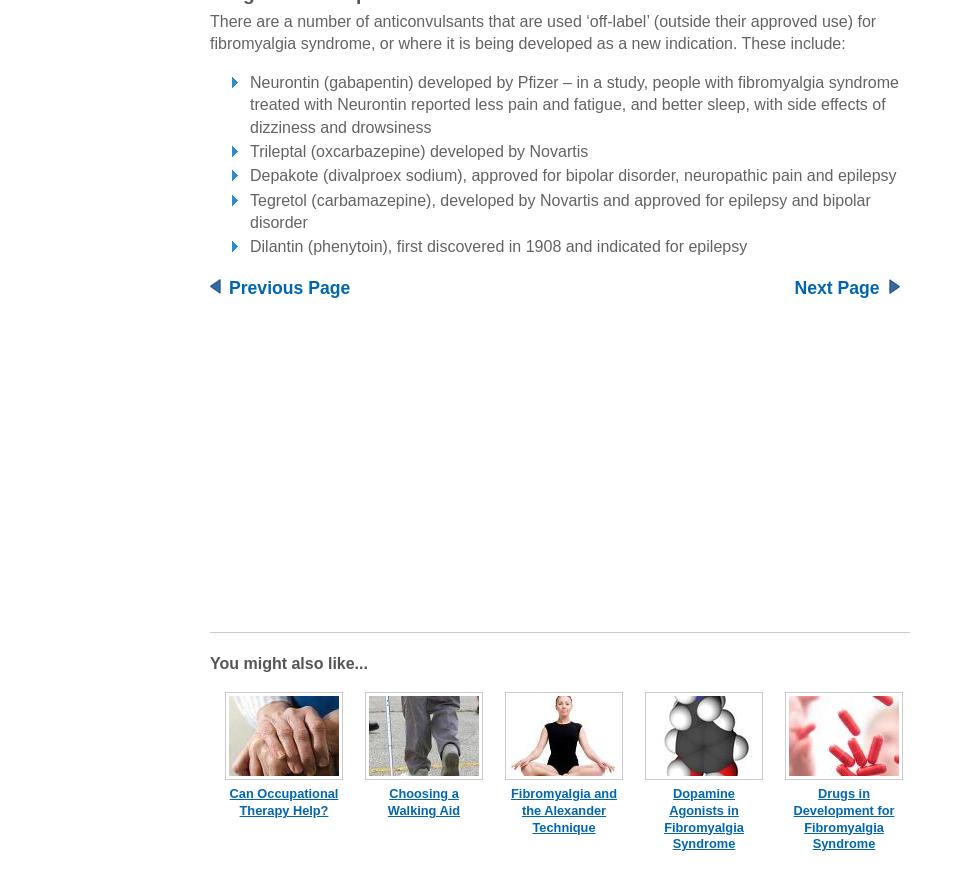 This screenshot has height=879, width=960. What do you see at coordinates (210, 30) in the screenshot?
I see `'There are a number of anticonvulsants that are used ‘off-label’ (outside their approved use) for fibromyalgia syndrome, or where it is being developed as a new indication. These include:'` at bounding box center [210, 30].